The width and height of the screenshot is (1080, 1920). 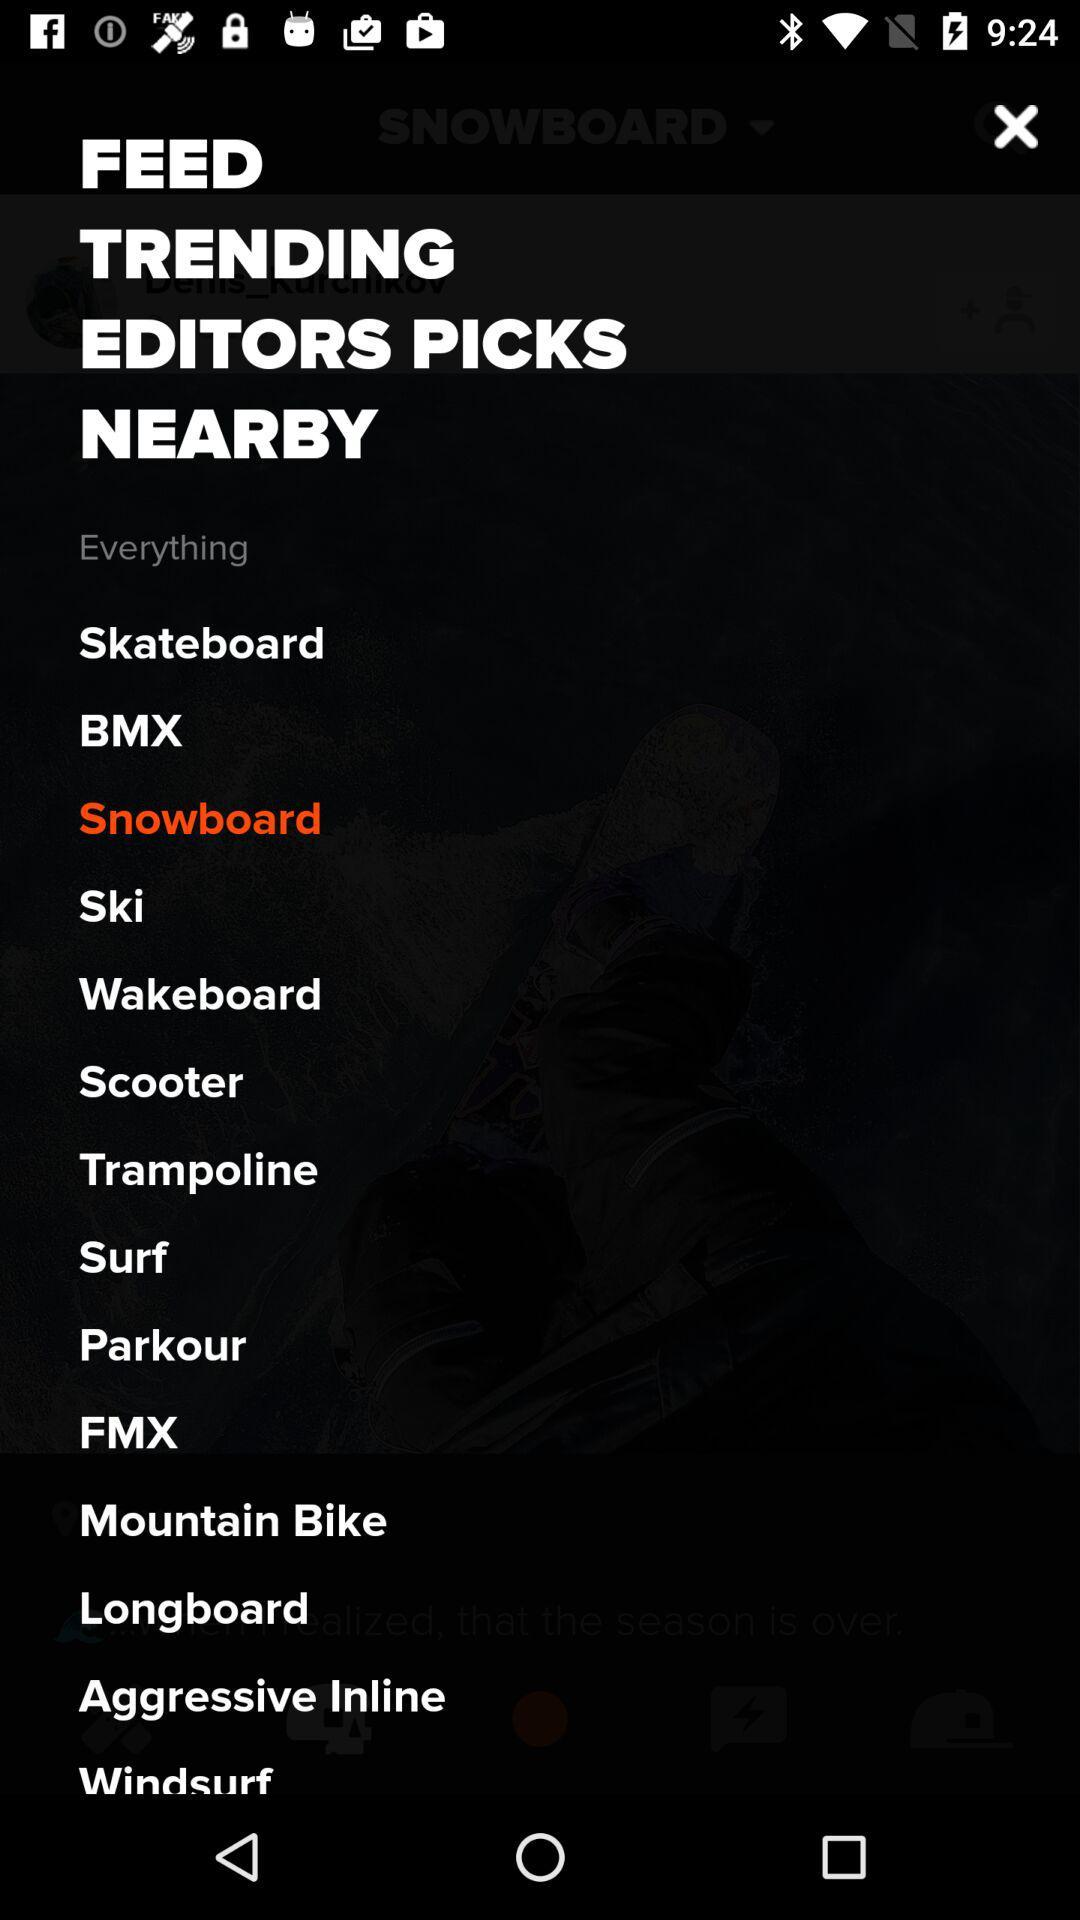 I want to click on the close icon, so click(x=1016, y=125).